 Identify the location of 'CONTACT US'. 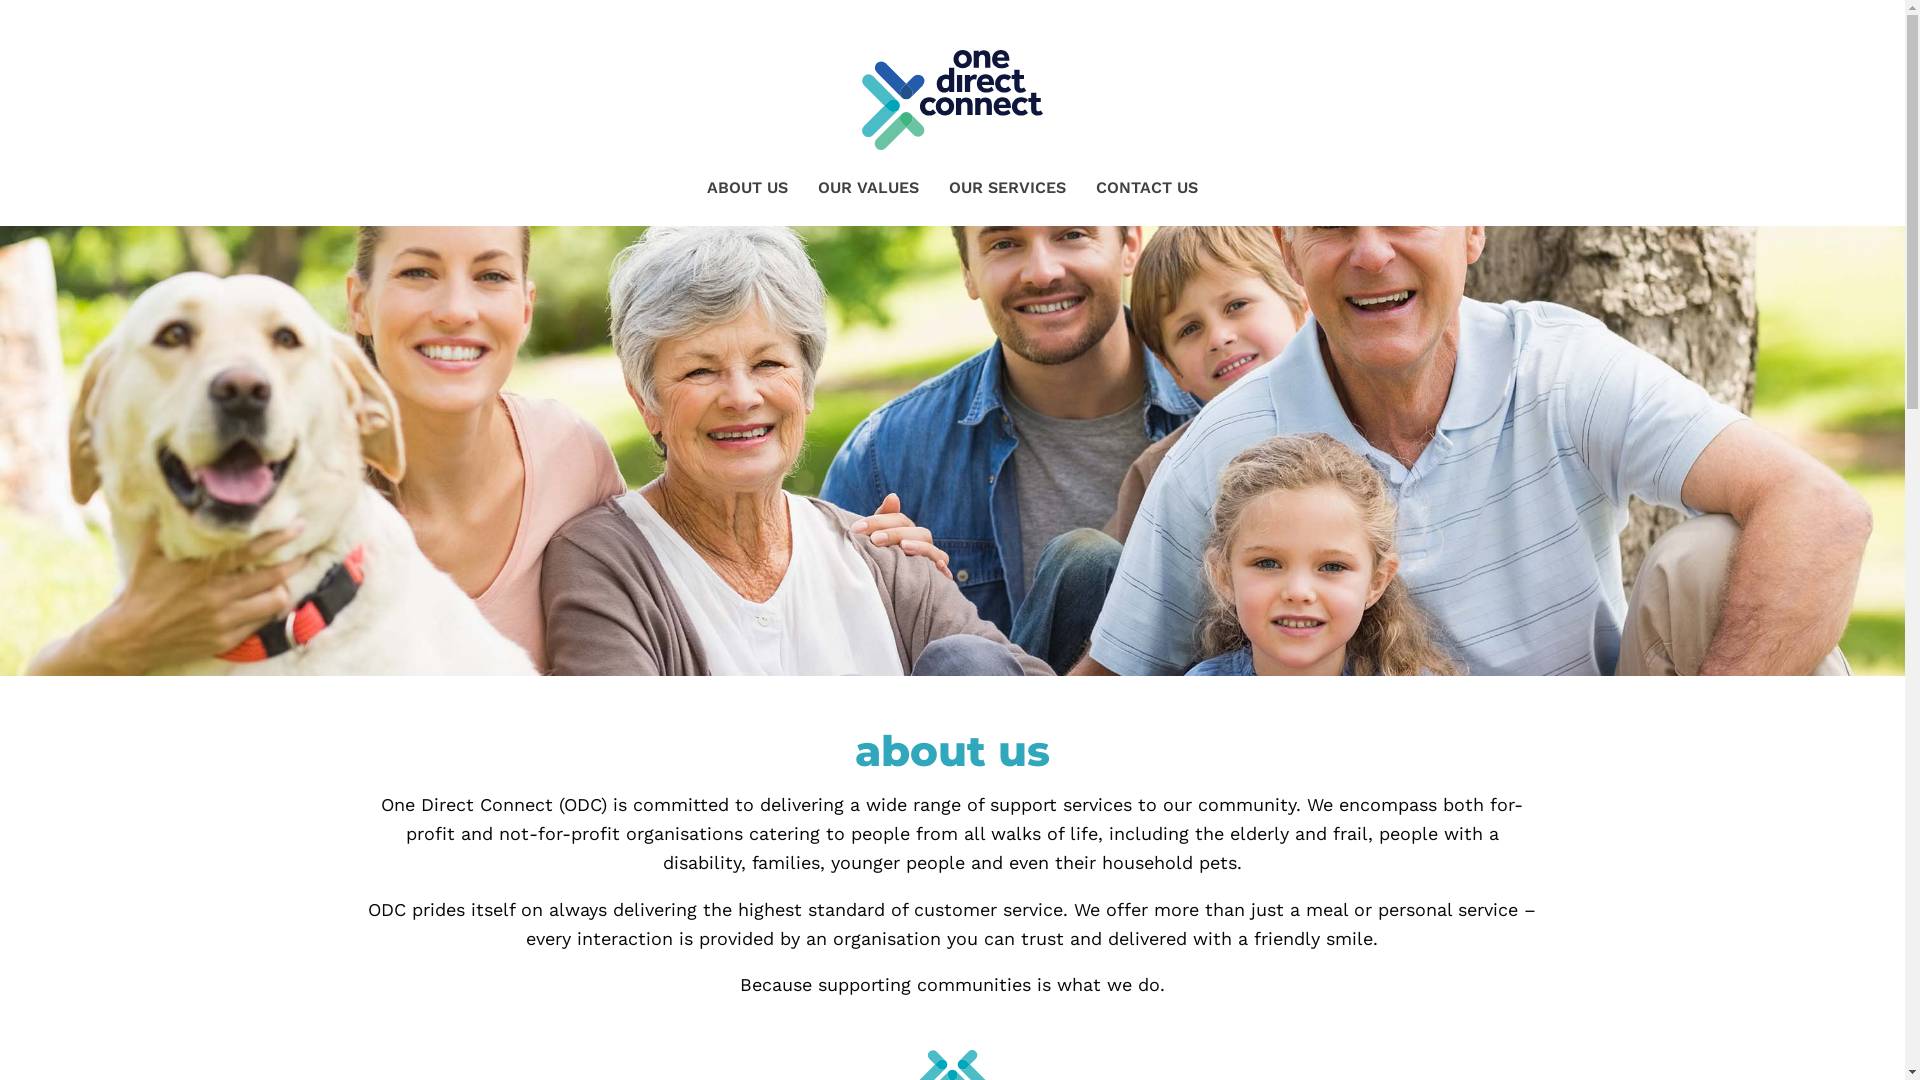
(1147, 188).